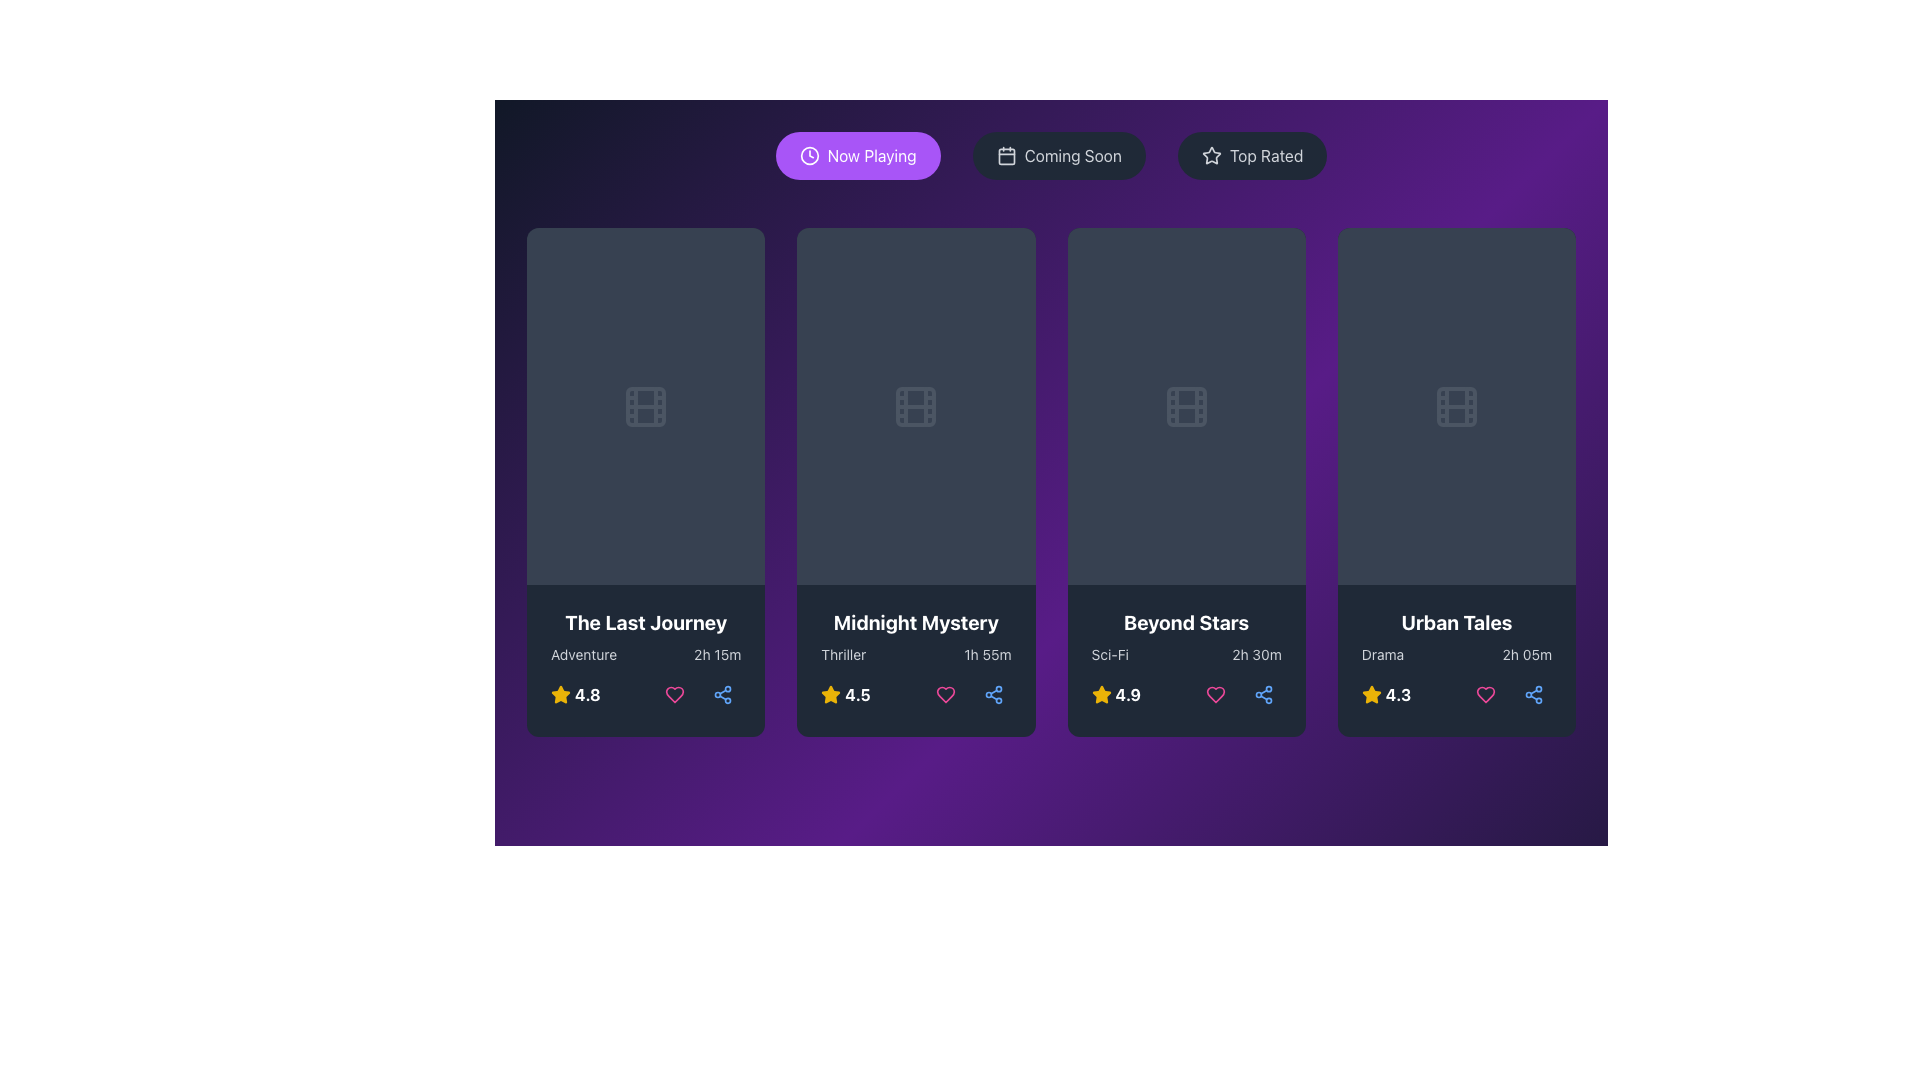 Image resolution: width=1920 pixels, height=1080 pixels. What do you see at coordinates (987, 655) in the screenshot?
I see `static text label displaying '1h 55m' located in the bottom portion of the 'Midnight Mystery' movie card, adjacent to the 'Thriller' genre label` at bounding box center [987, 655].